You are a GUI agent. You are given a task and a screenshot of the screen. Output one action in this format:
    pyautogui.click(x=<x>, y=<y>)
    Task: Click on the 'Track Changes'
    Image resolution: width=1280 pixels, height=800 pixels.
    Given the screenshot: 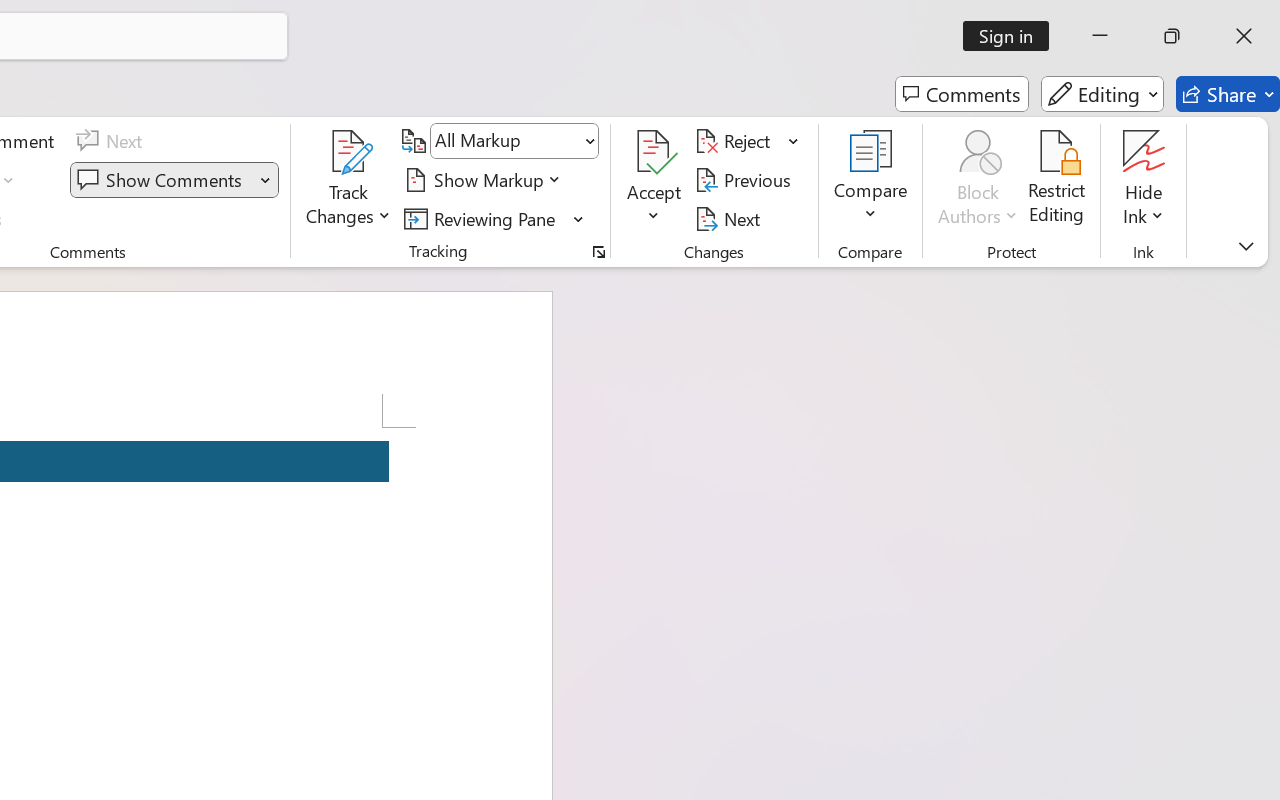 What is the action you would take?
    pyautogui.click(x=349, y=151)
    